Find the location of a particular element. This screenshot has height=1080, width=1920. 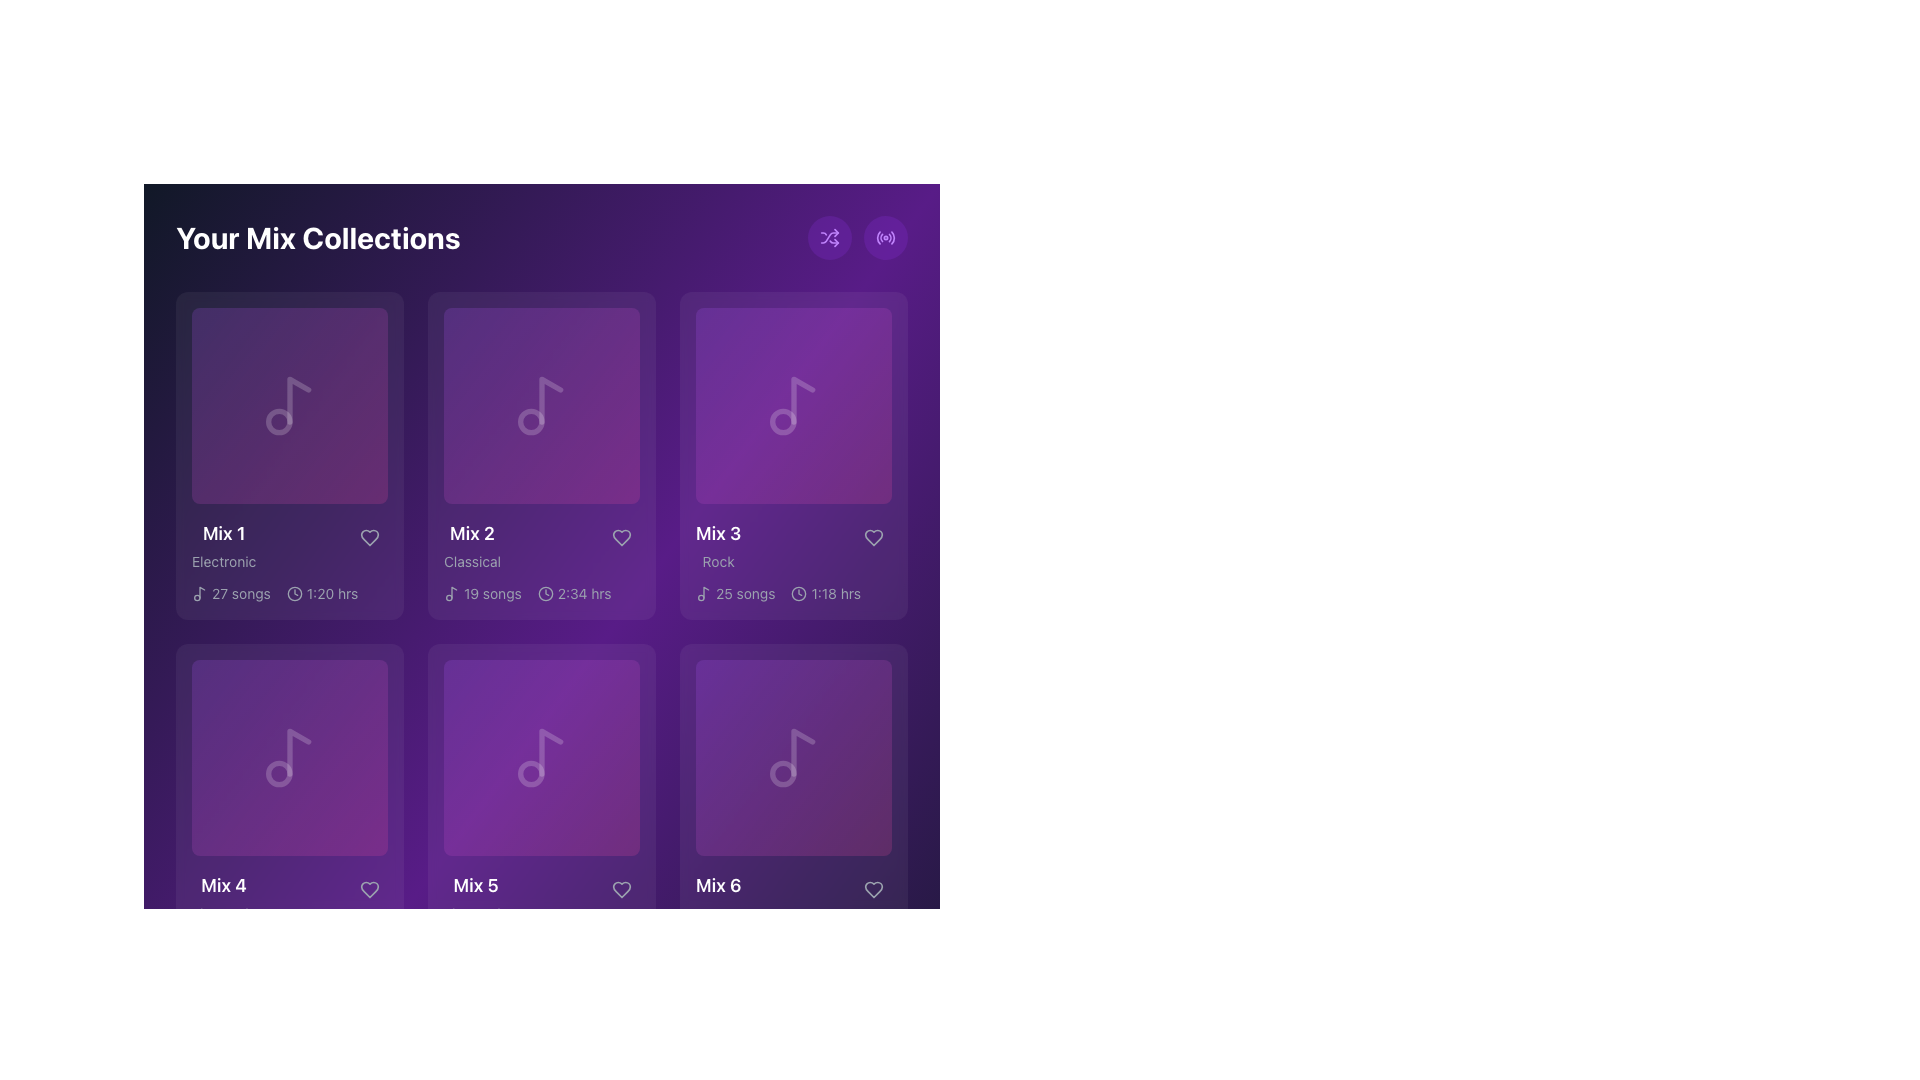

the playback button located at the center of the Mix 2 card to initiate playback is located at coordinates (542, 405).